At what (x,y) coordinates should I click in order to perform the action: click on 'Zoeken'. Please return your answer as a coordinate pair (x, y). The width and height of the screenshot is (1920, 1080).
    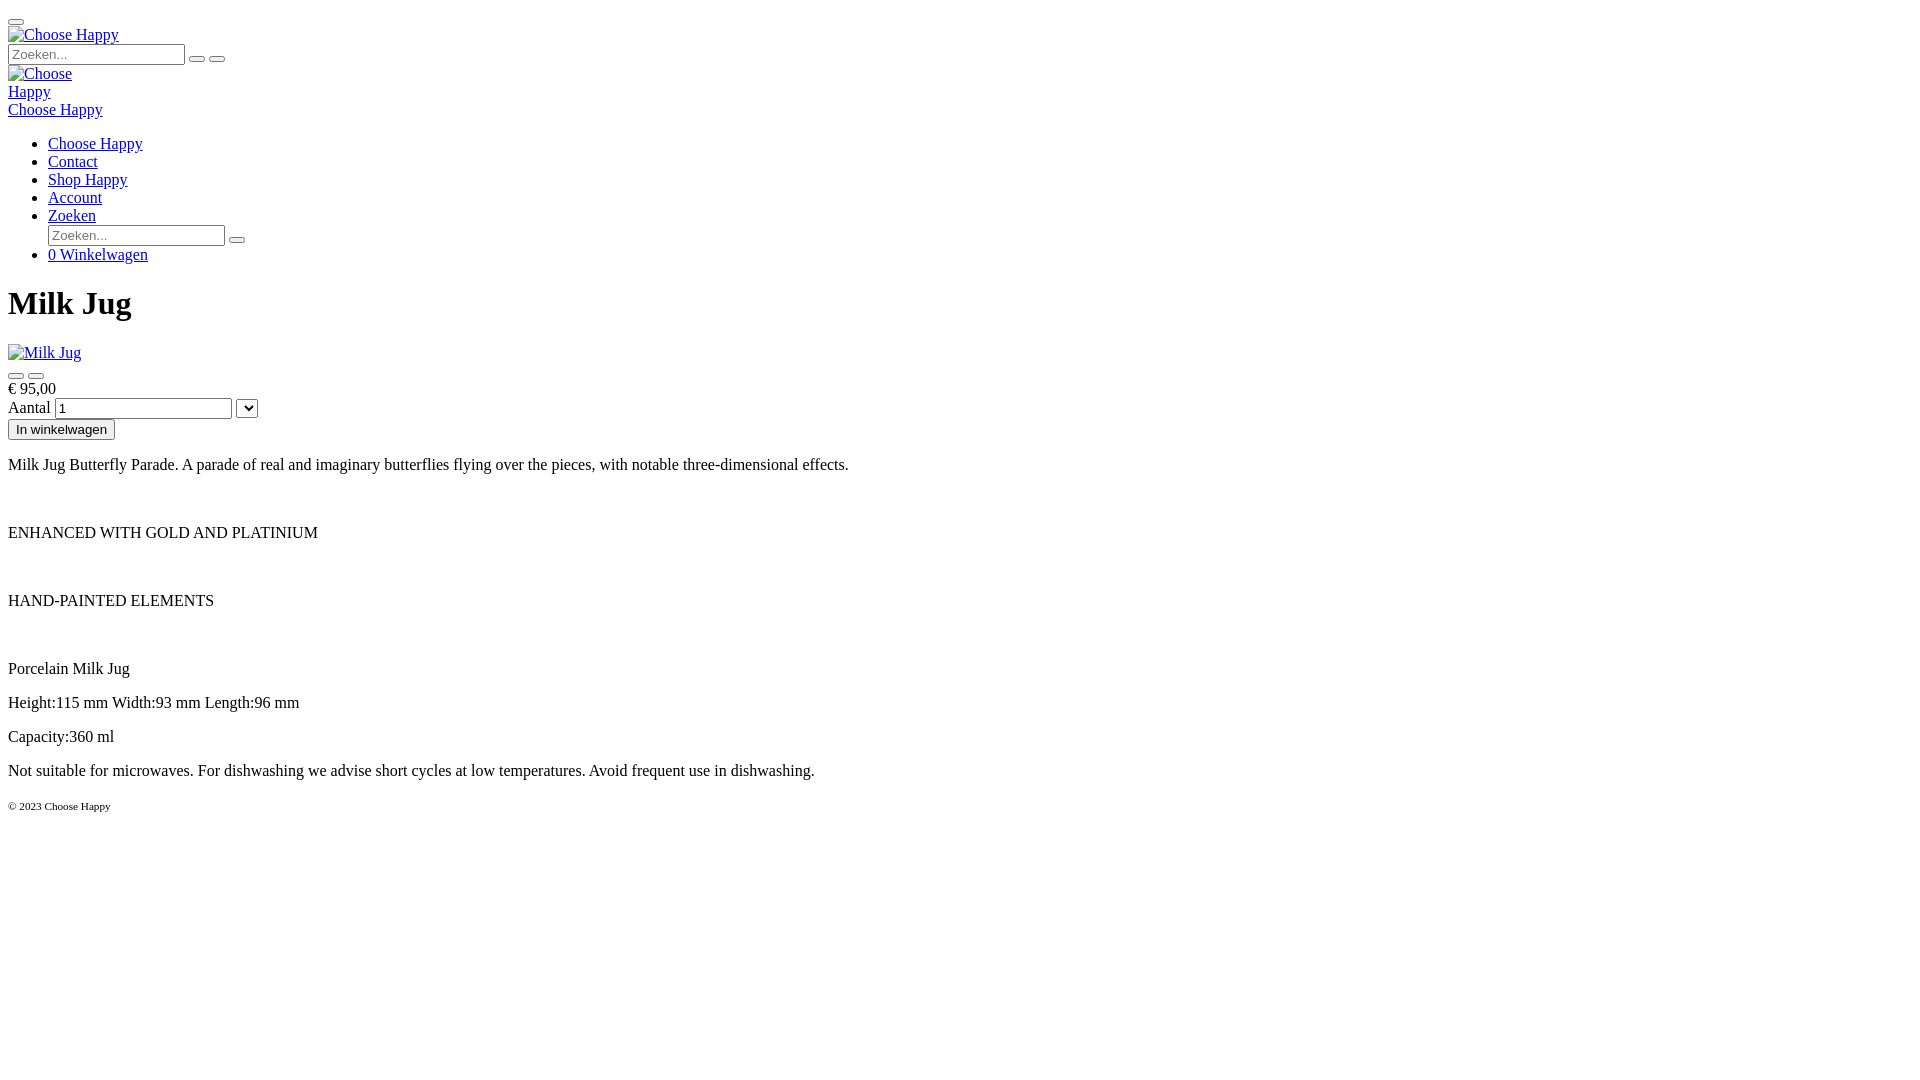
    Looking at the image, I should click on (72, 215).